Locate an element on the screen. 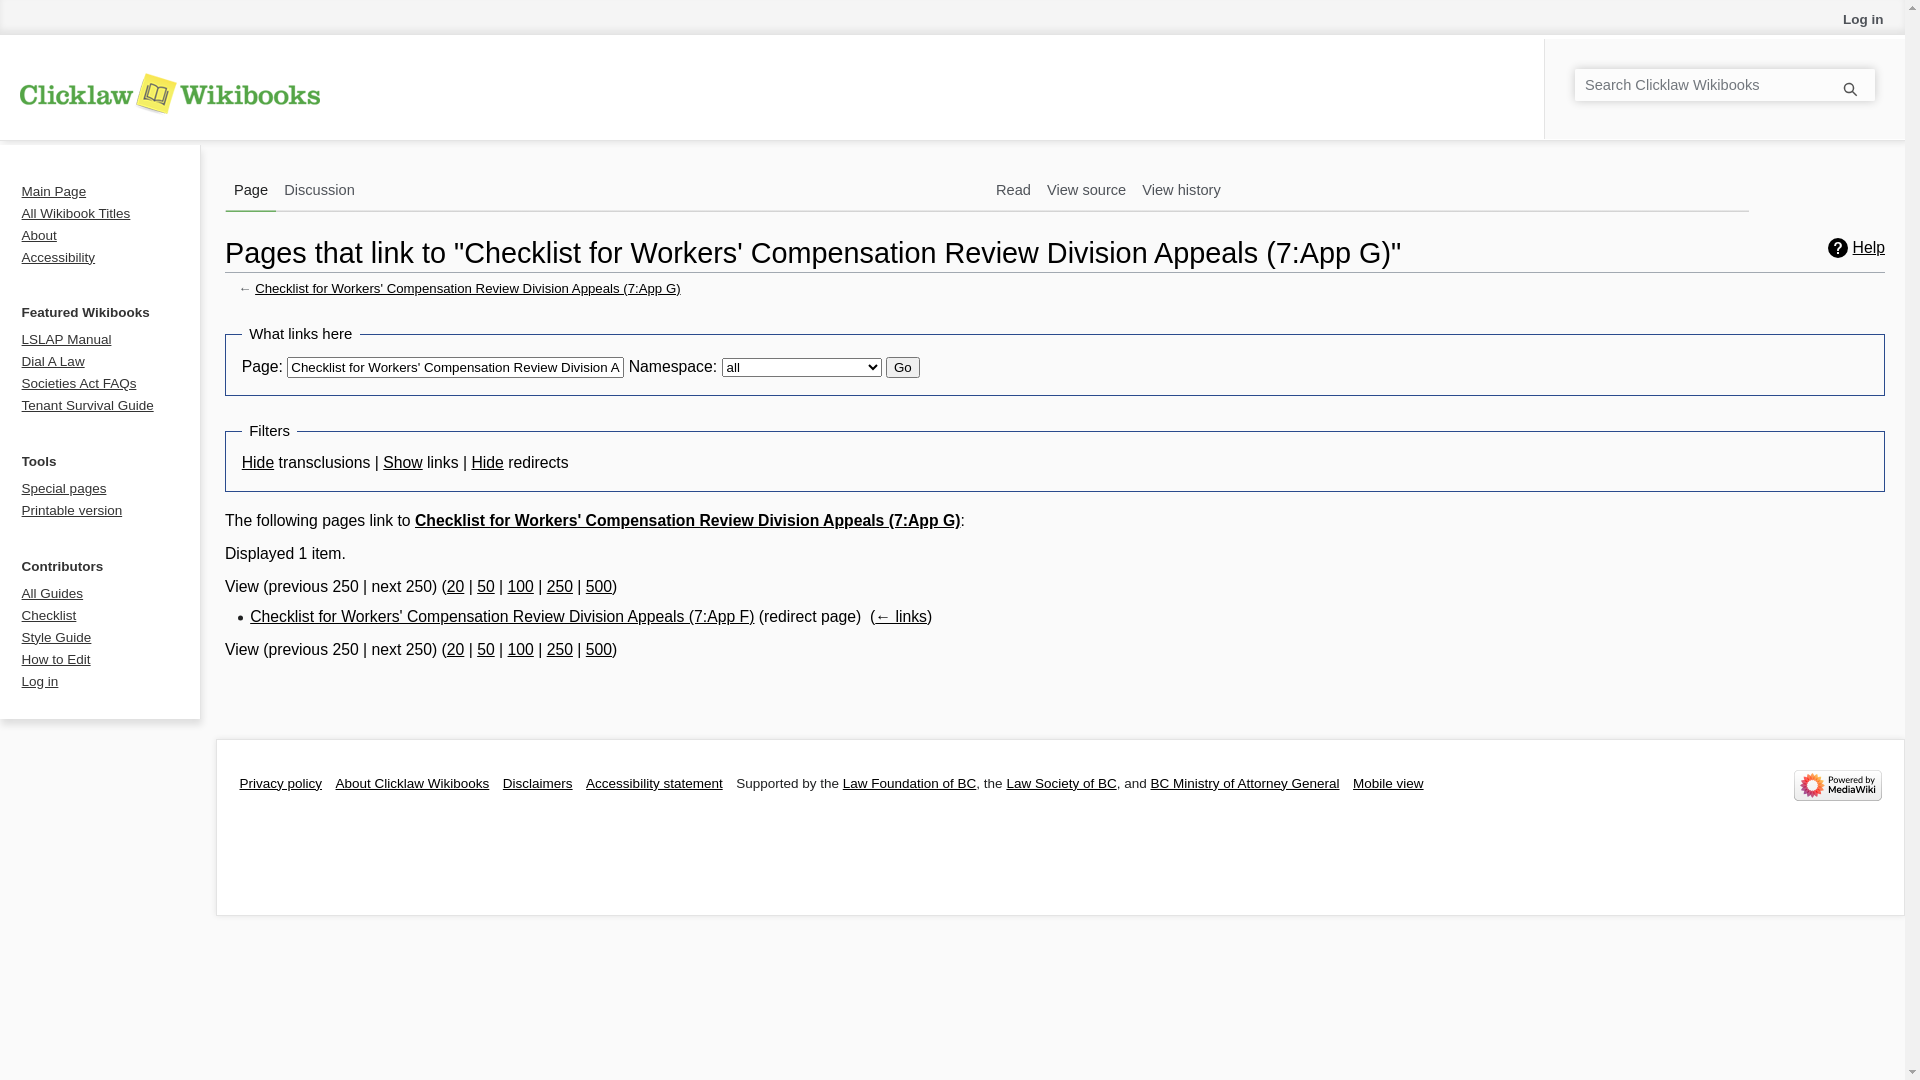 Image resolution: width=1920 pixels, height=1080 pixels. 'Show' is located at coordinates (383, 462).